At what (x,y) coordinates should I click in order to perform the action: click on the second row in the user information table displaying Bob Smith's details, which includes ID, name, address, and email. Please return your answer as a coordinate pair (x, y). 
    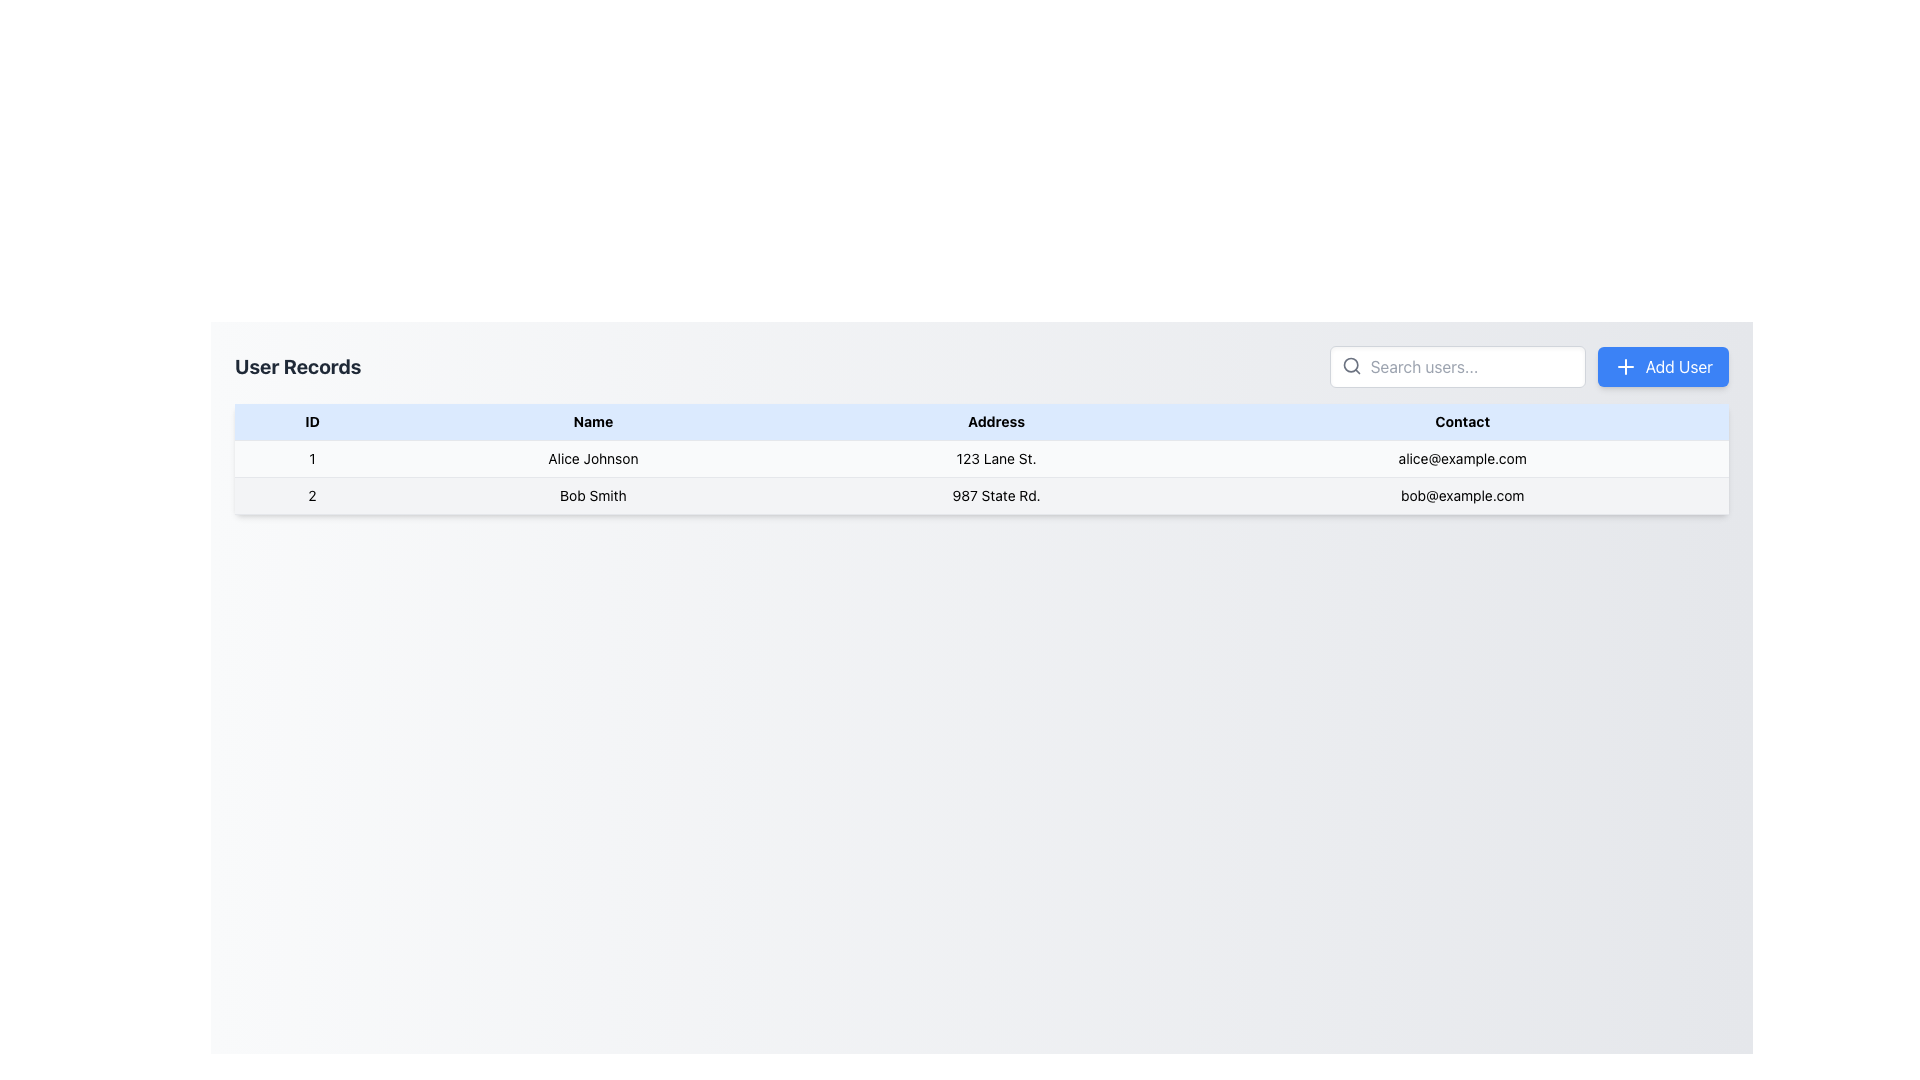
    Looking at the image, I should click on (982, 495).